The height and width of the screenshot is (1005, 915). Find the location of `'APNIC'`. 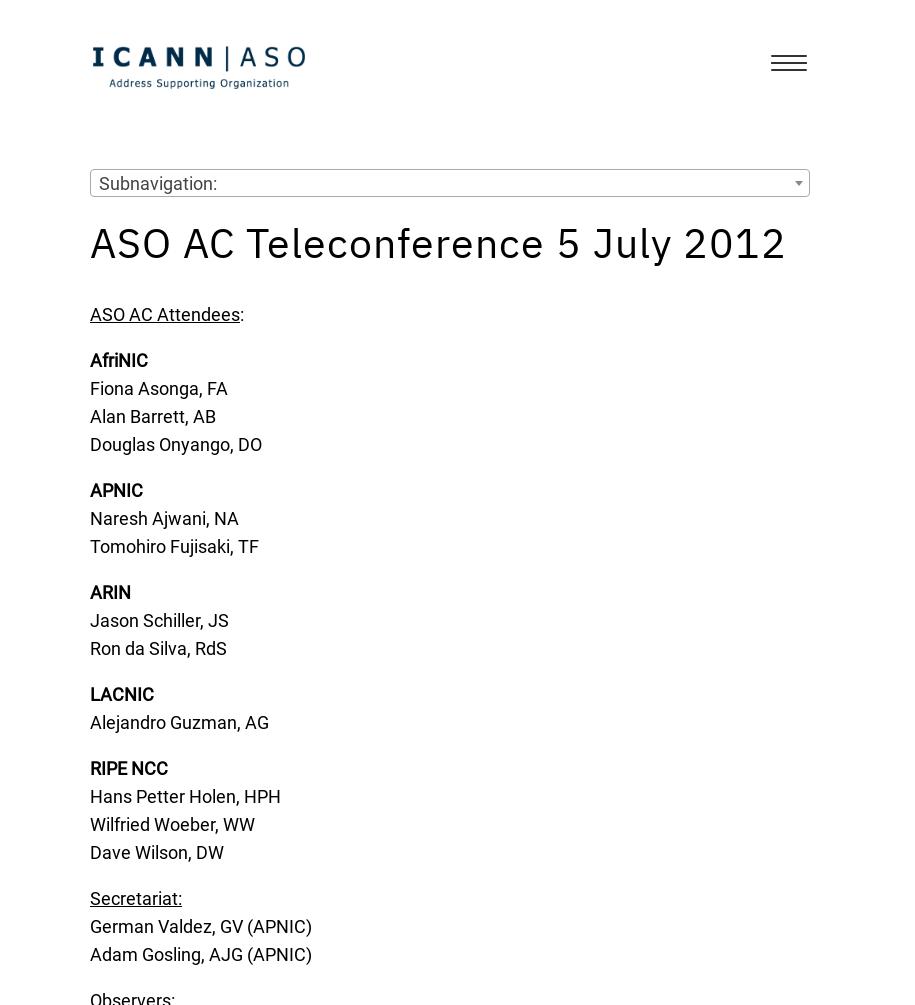

'APNIC' is located at coordinates (116, 490).